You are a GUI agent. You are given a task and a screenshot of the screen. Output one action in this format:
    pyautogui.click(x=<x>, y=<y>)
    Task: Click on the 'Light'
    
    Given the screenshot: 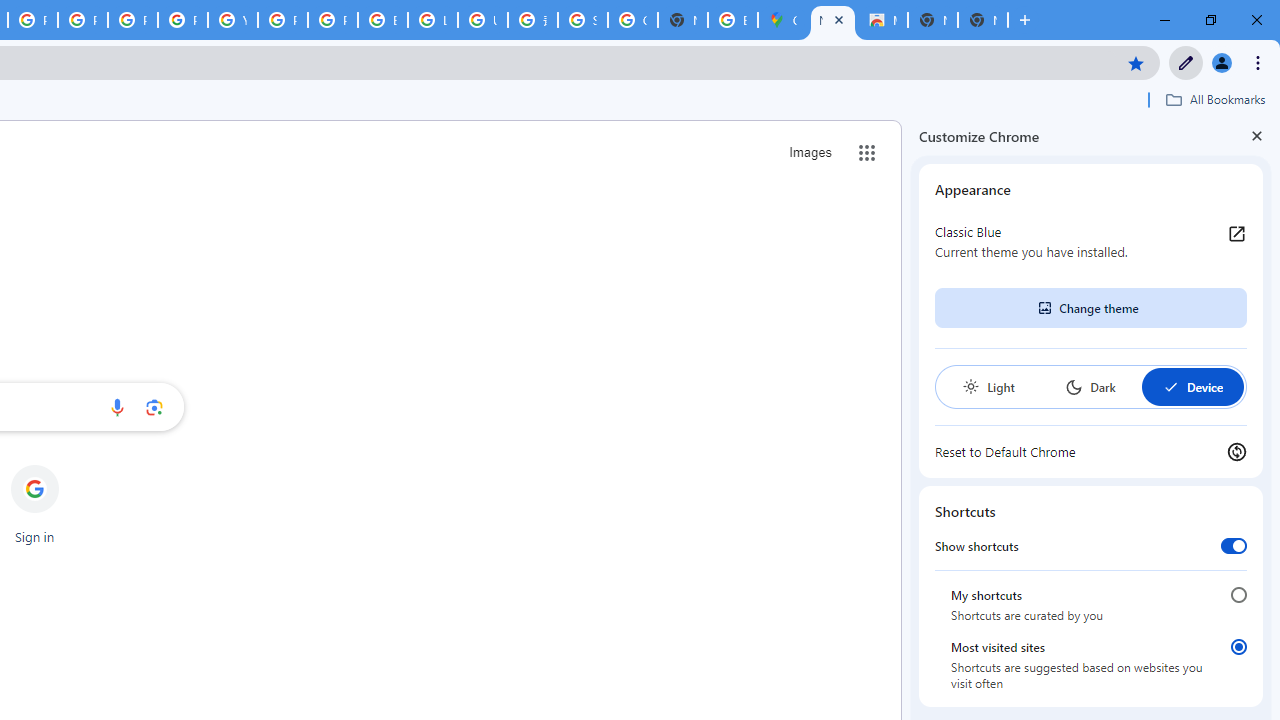 What is the action you would take?
    pyautogui.click(x=988, y=387)
    